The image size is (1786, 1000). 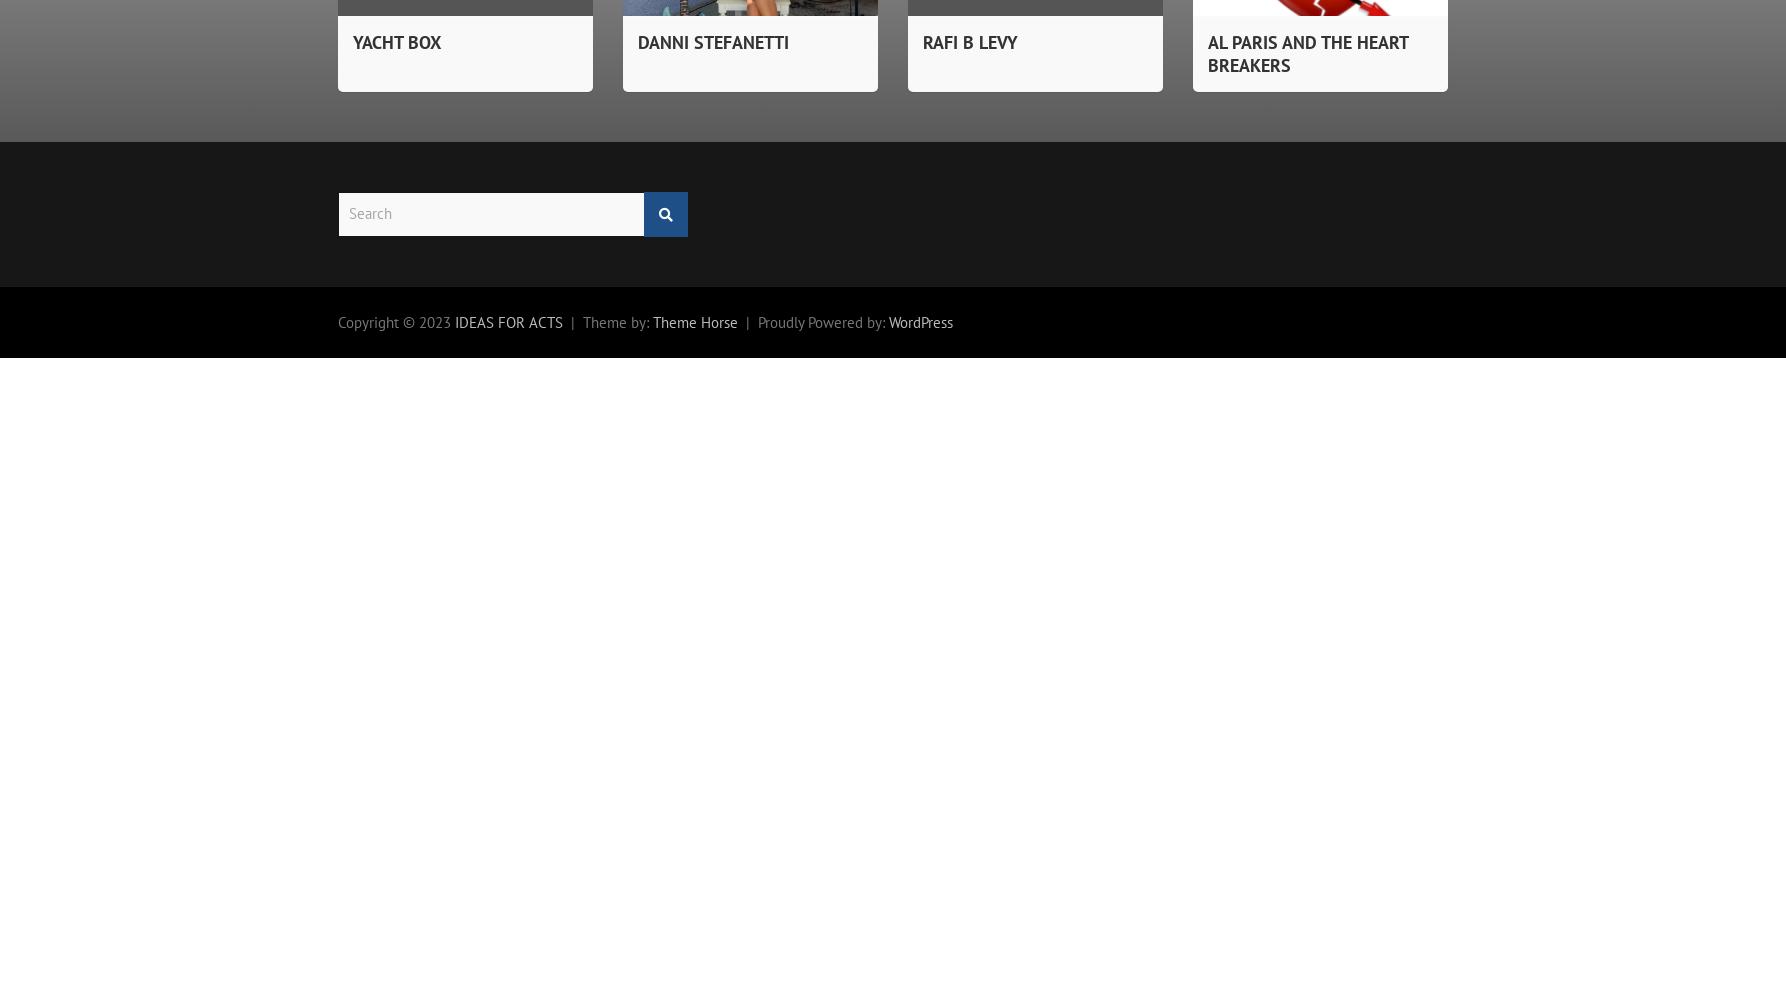 I want to click on 'Proudly Powered by:', so click(x=756, y=320).